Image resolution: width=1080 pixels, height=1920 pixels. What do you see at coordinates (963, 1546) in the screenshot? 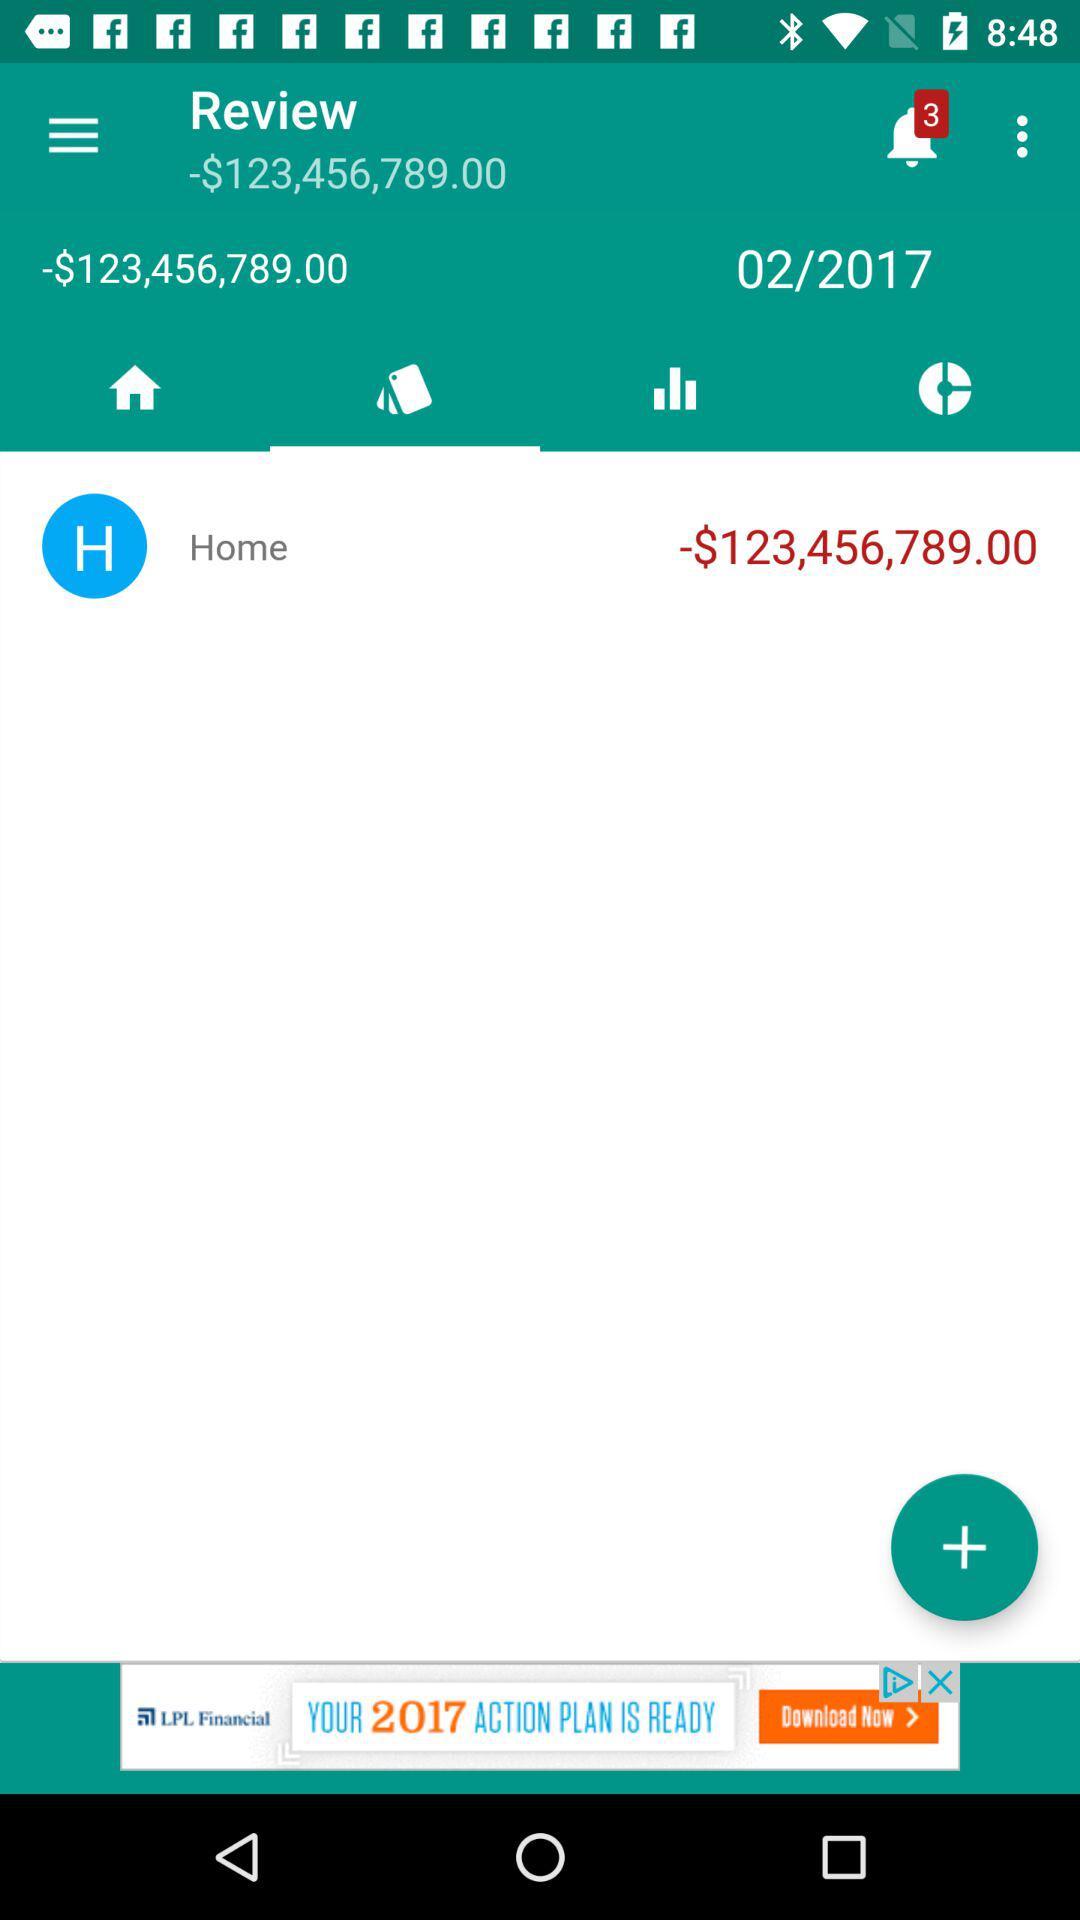
I see `increash` at bounding box center [963, 1546].